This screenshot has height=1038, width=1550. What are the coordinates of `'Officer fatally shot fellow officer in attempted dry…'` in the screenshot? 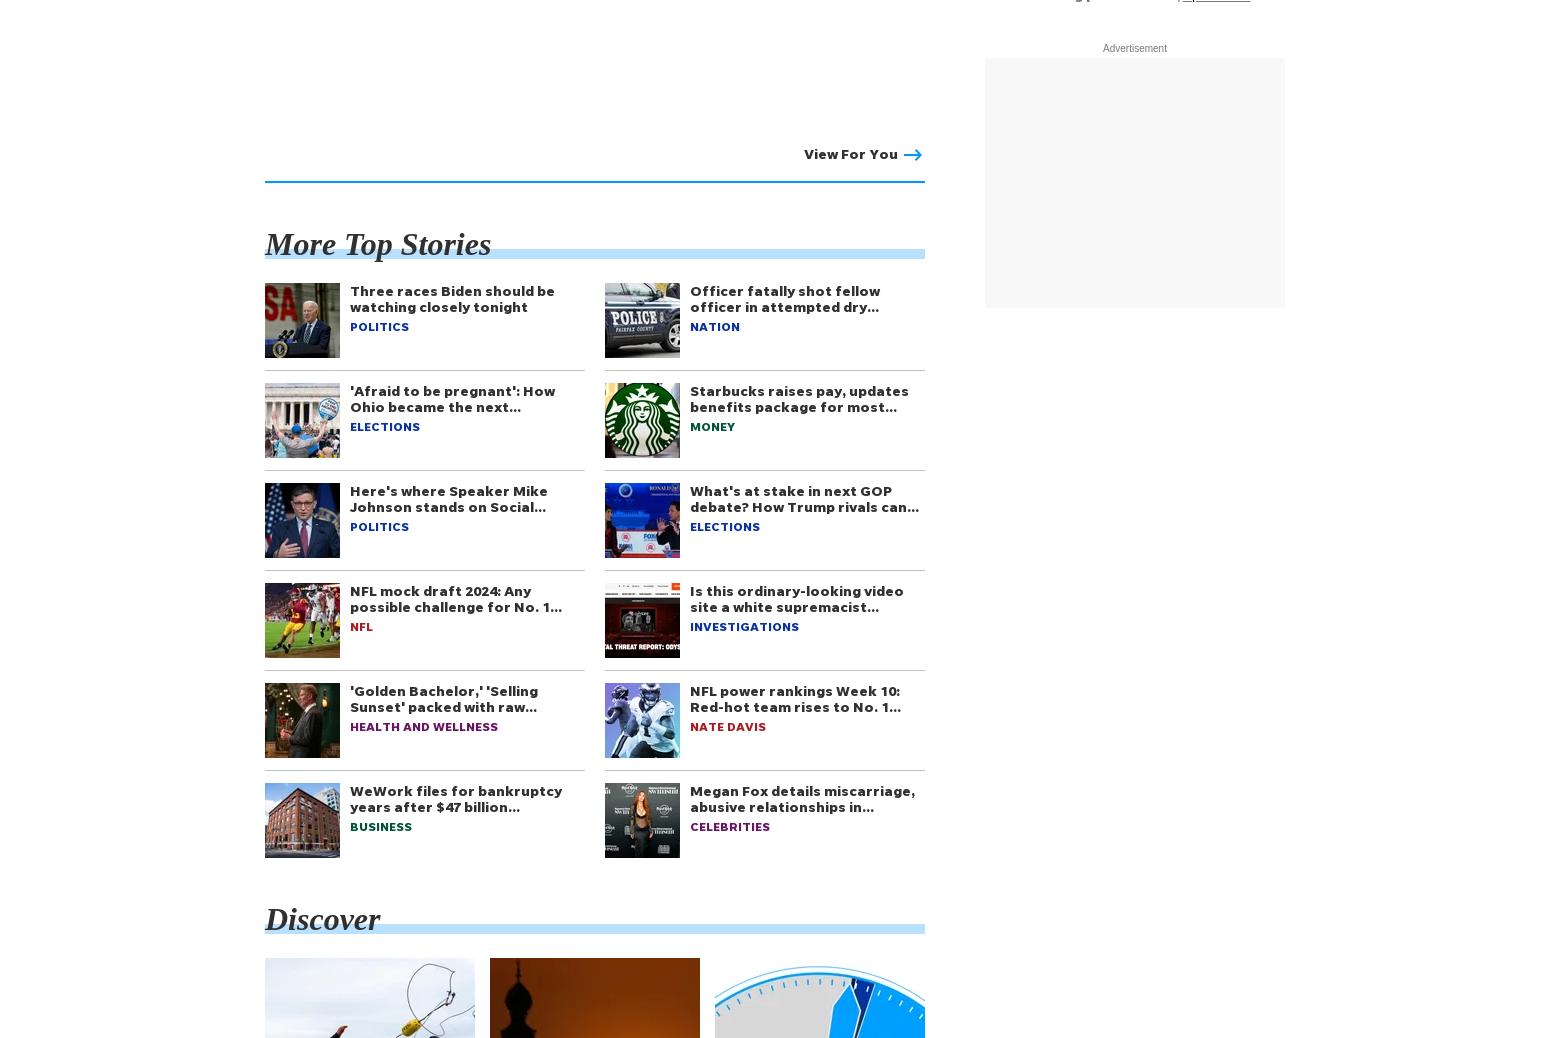 It's located at (784, 298).